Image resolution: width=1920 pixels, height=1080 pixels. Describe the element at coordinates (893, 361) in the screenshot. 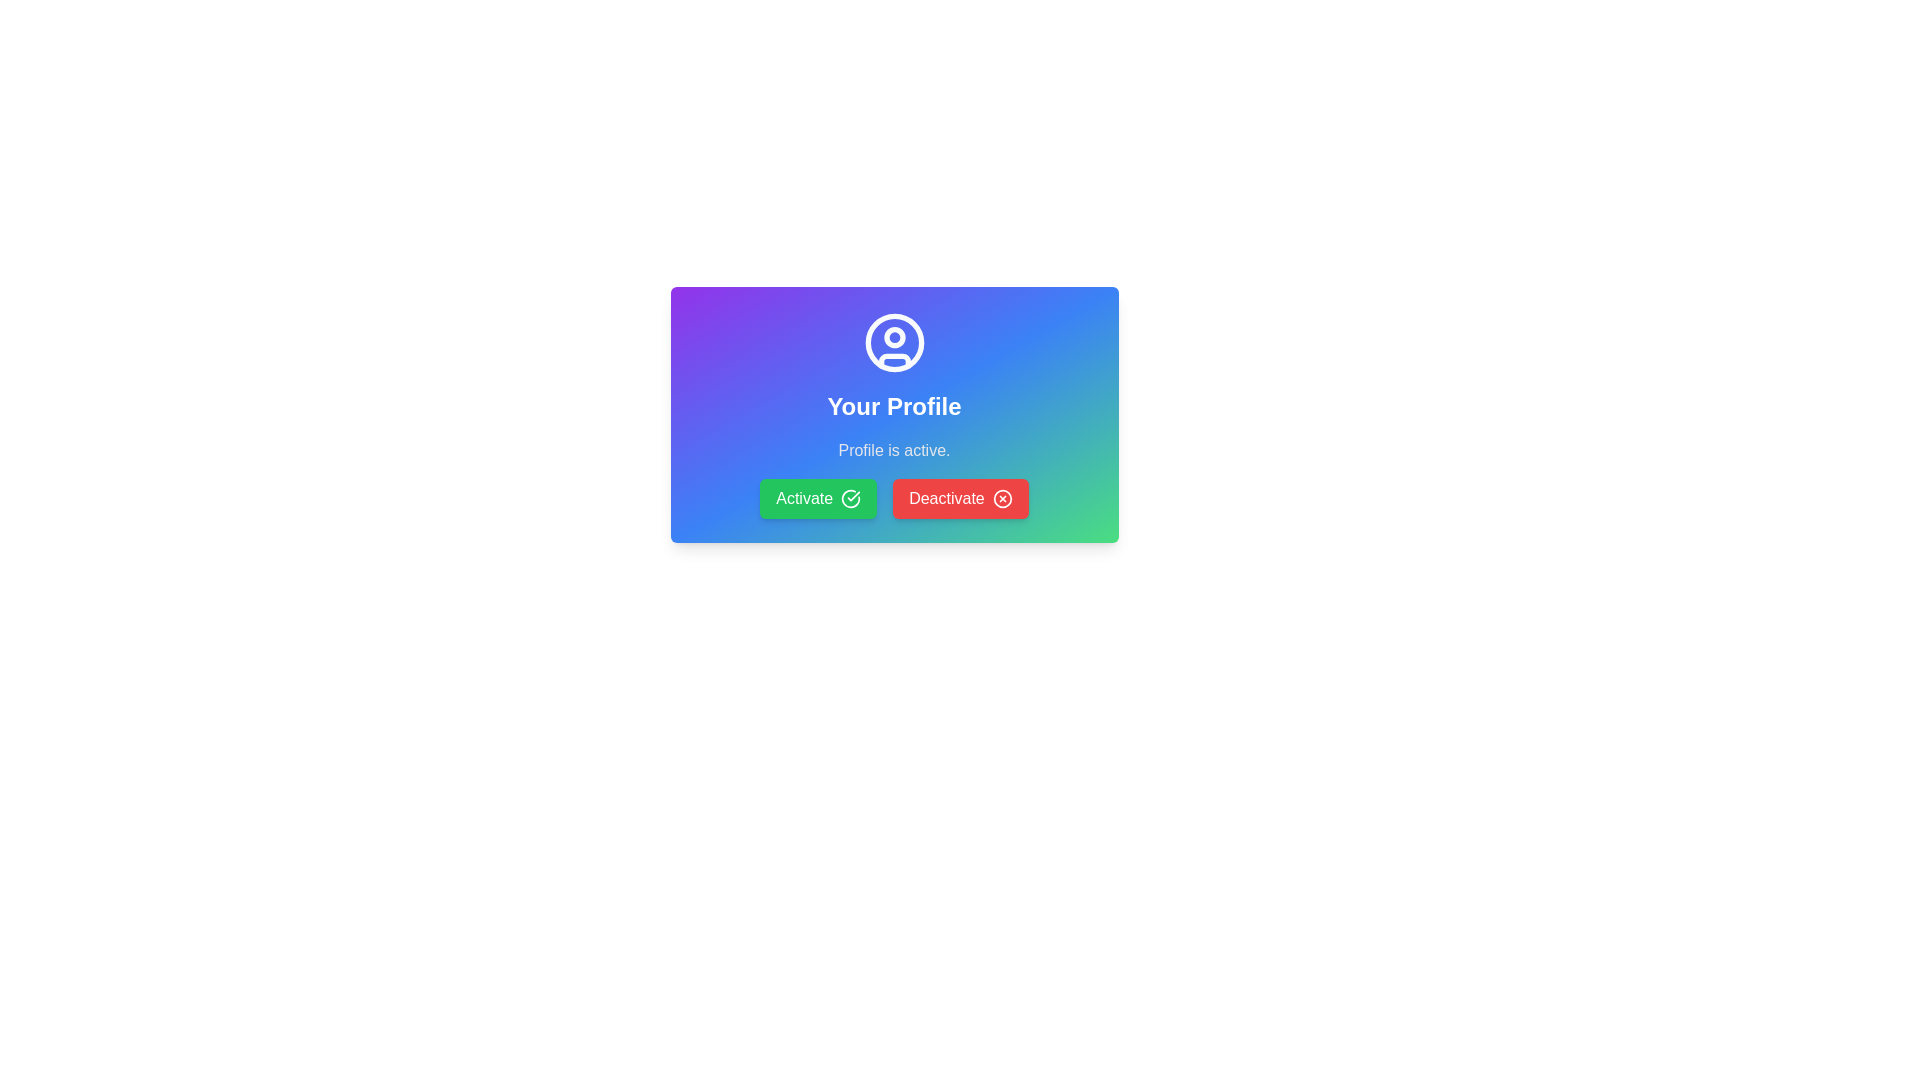

I see `the torso component of the person icon within the circular boundary, located centrally in the SVG icon` at that location.